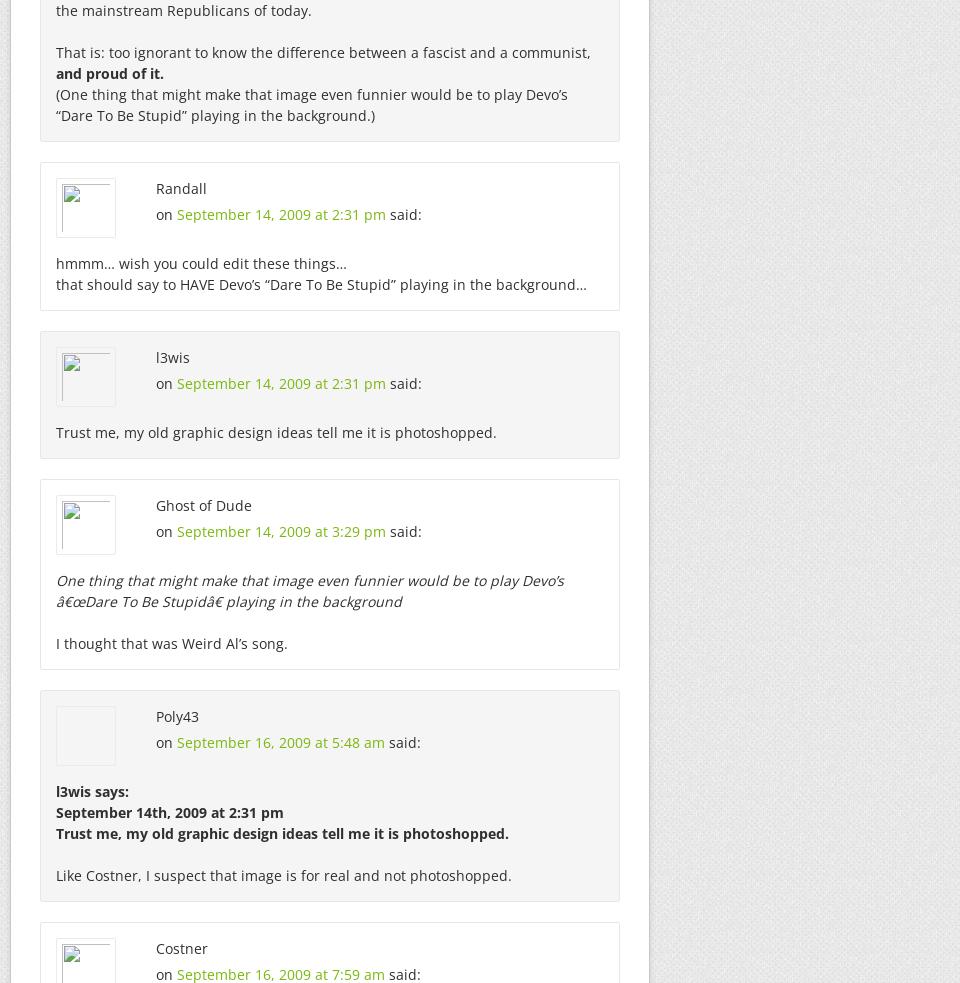 Image resolution: width=960 pixels, height=983 pixels. What do you see at coordinates (279, 741) in the screenshot?
I see `'September 16, 2009 at 5:48 am'` at bounding box center [279, 741].